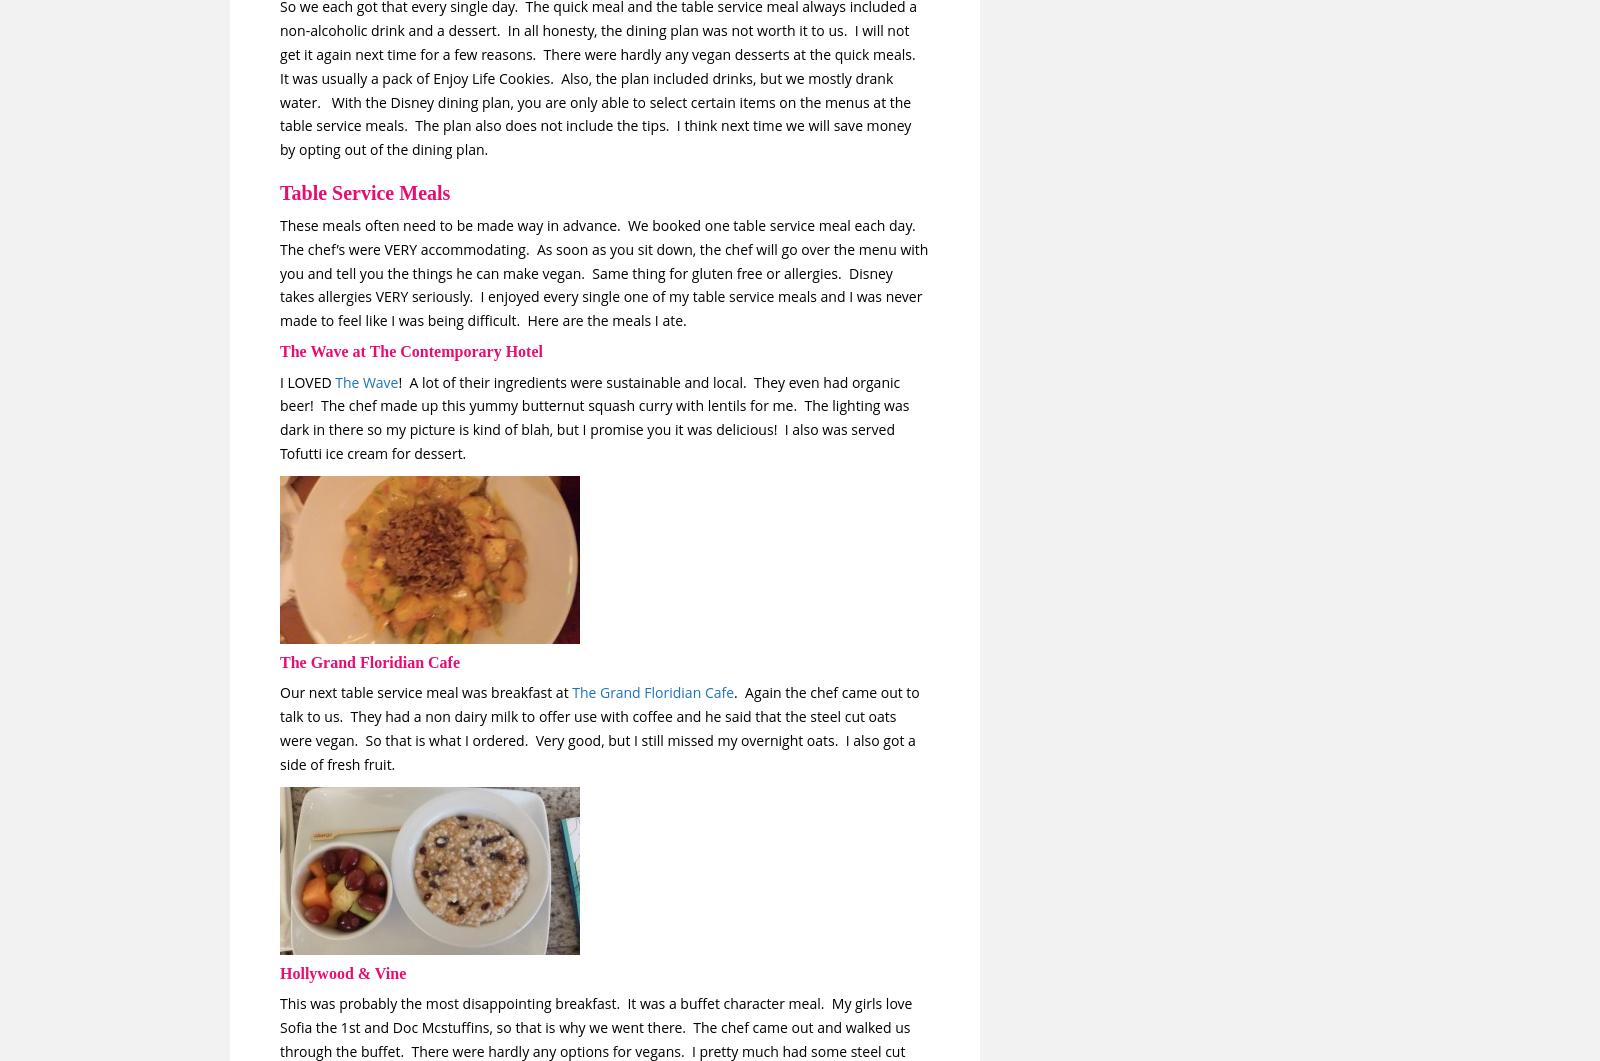  I want to click on 'The Wave', so click(366, 381).